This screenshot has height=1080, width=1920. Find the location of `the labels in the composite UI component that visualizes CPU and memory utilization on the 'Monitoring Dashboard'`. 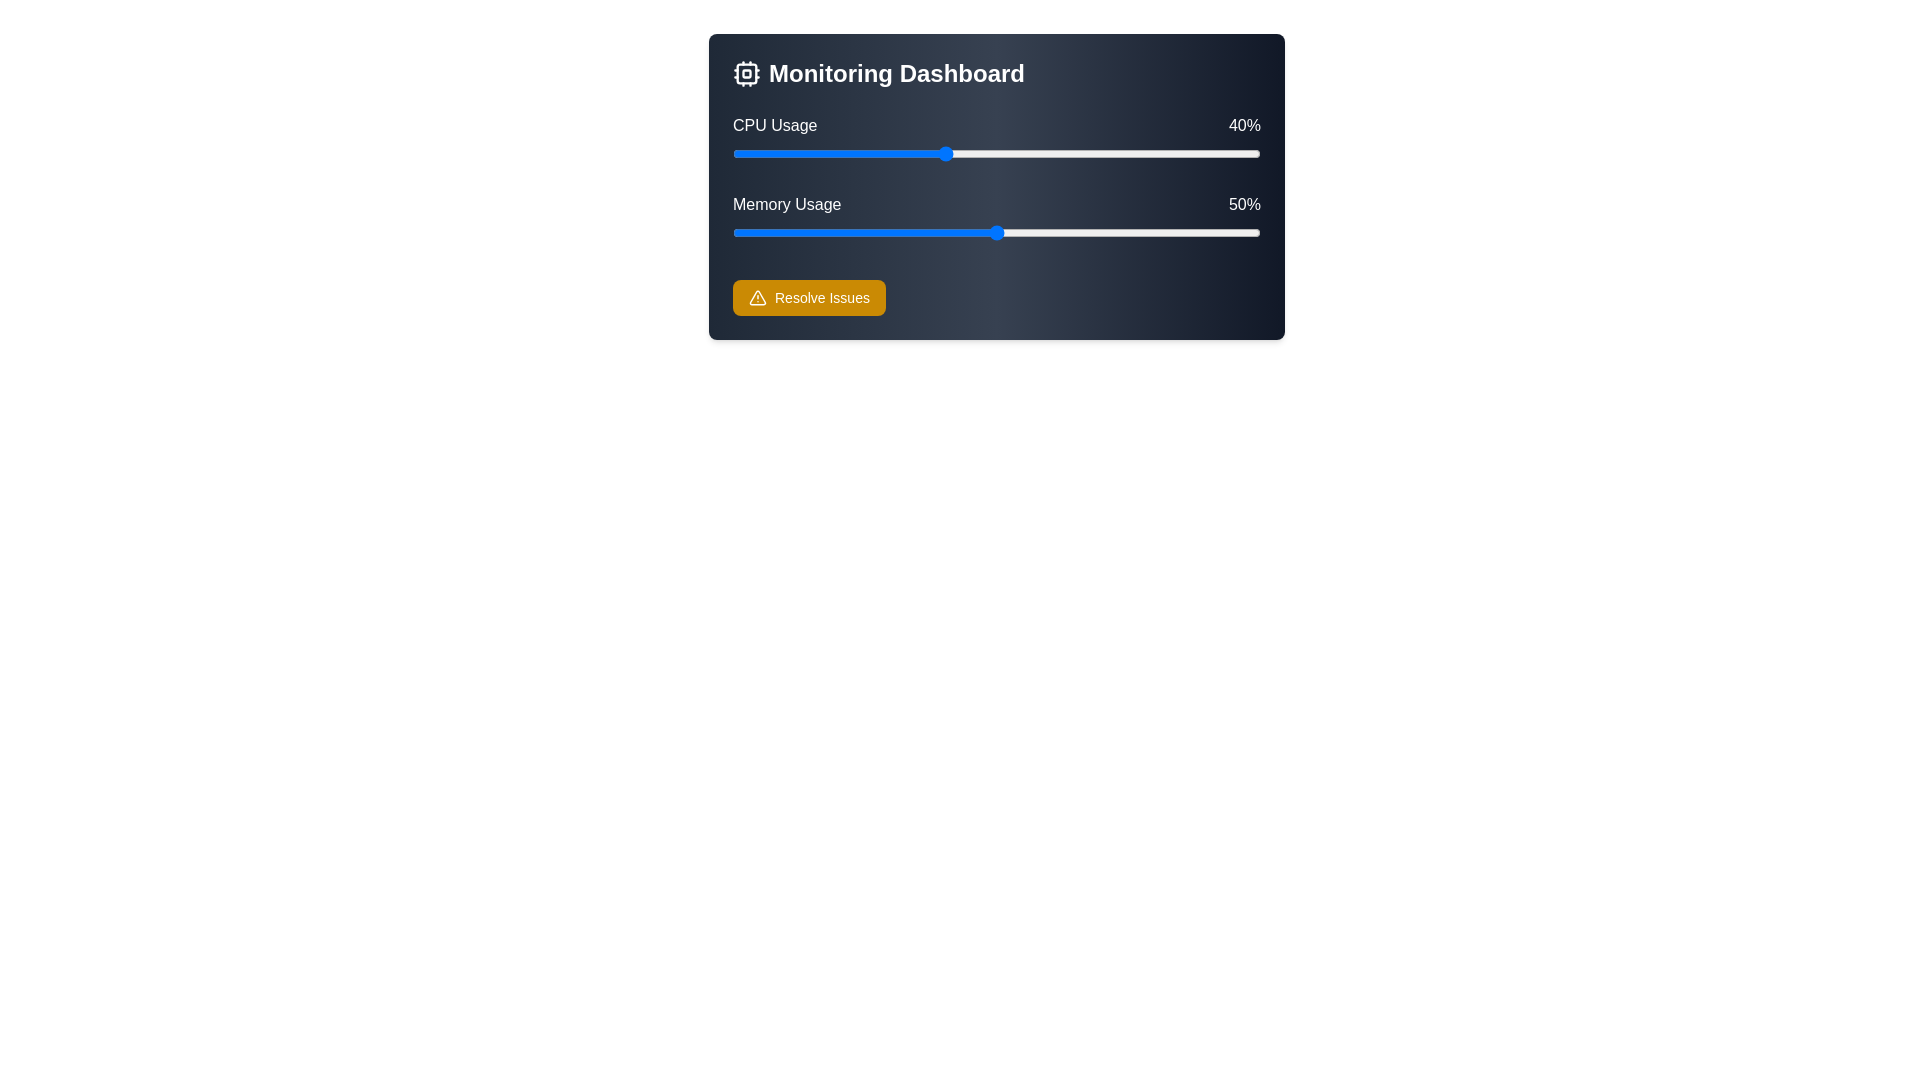

the labels in the composite UI component that visualizes CPU and memory utilization on the 'Monitoring Dashboard' is located at coordinates (997, 181).